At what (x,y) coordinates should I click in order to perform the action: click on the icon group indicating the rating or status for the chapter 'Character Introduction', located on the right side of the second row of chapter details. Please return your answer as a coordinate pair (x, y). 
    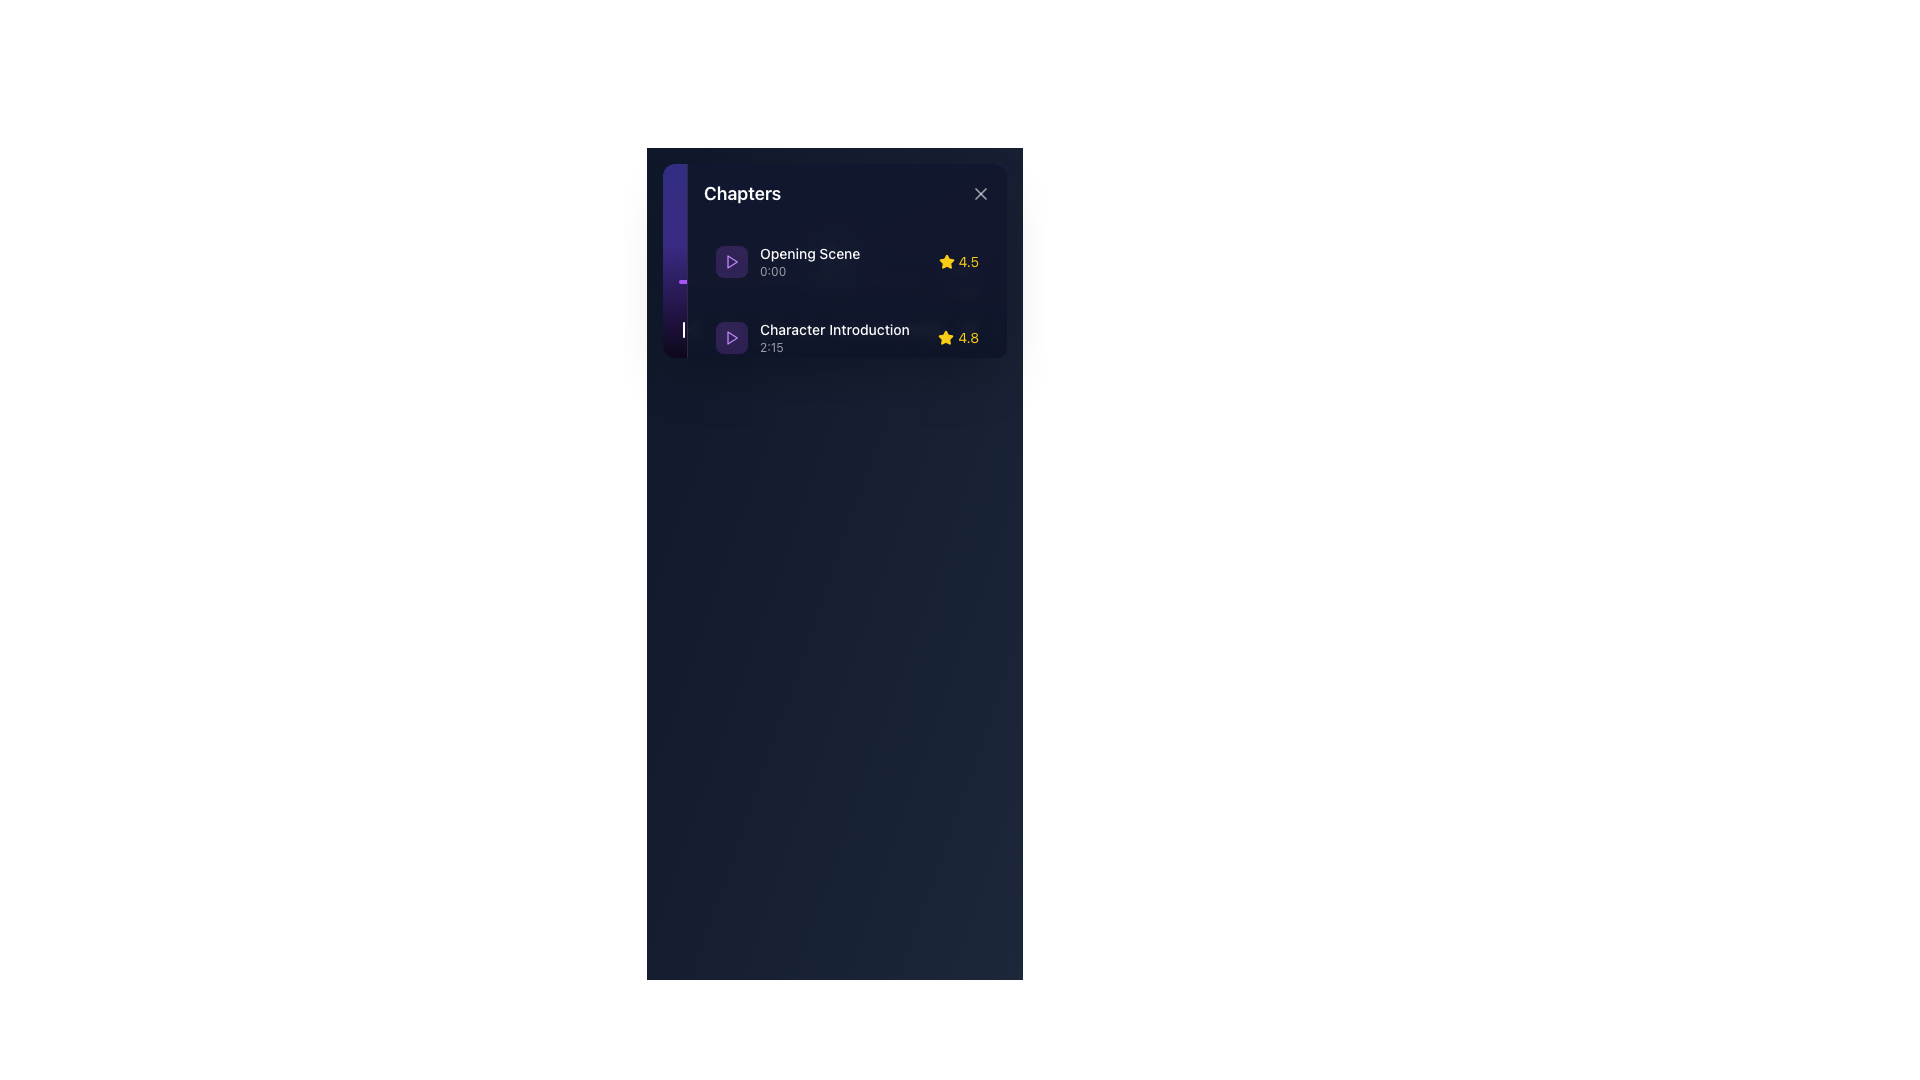
    Looking at the image, I should click on (969, 328).